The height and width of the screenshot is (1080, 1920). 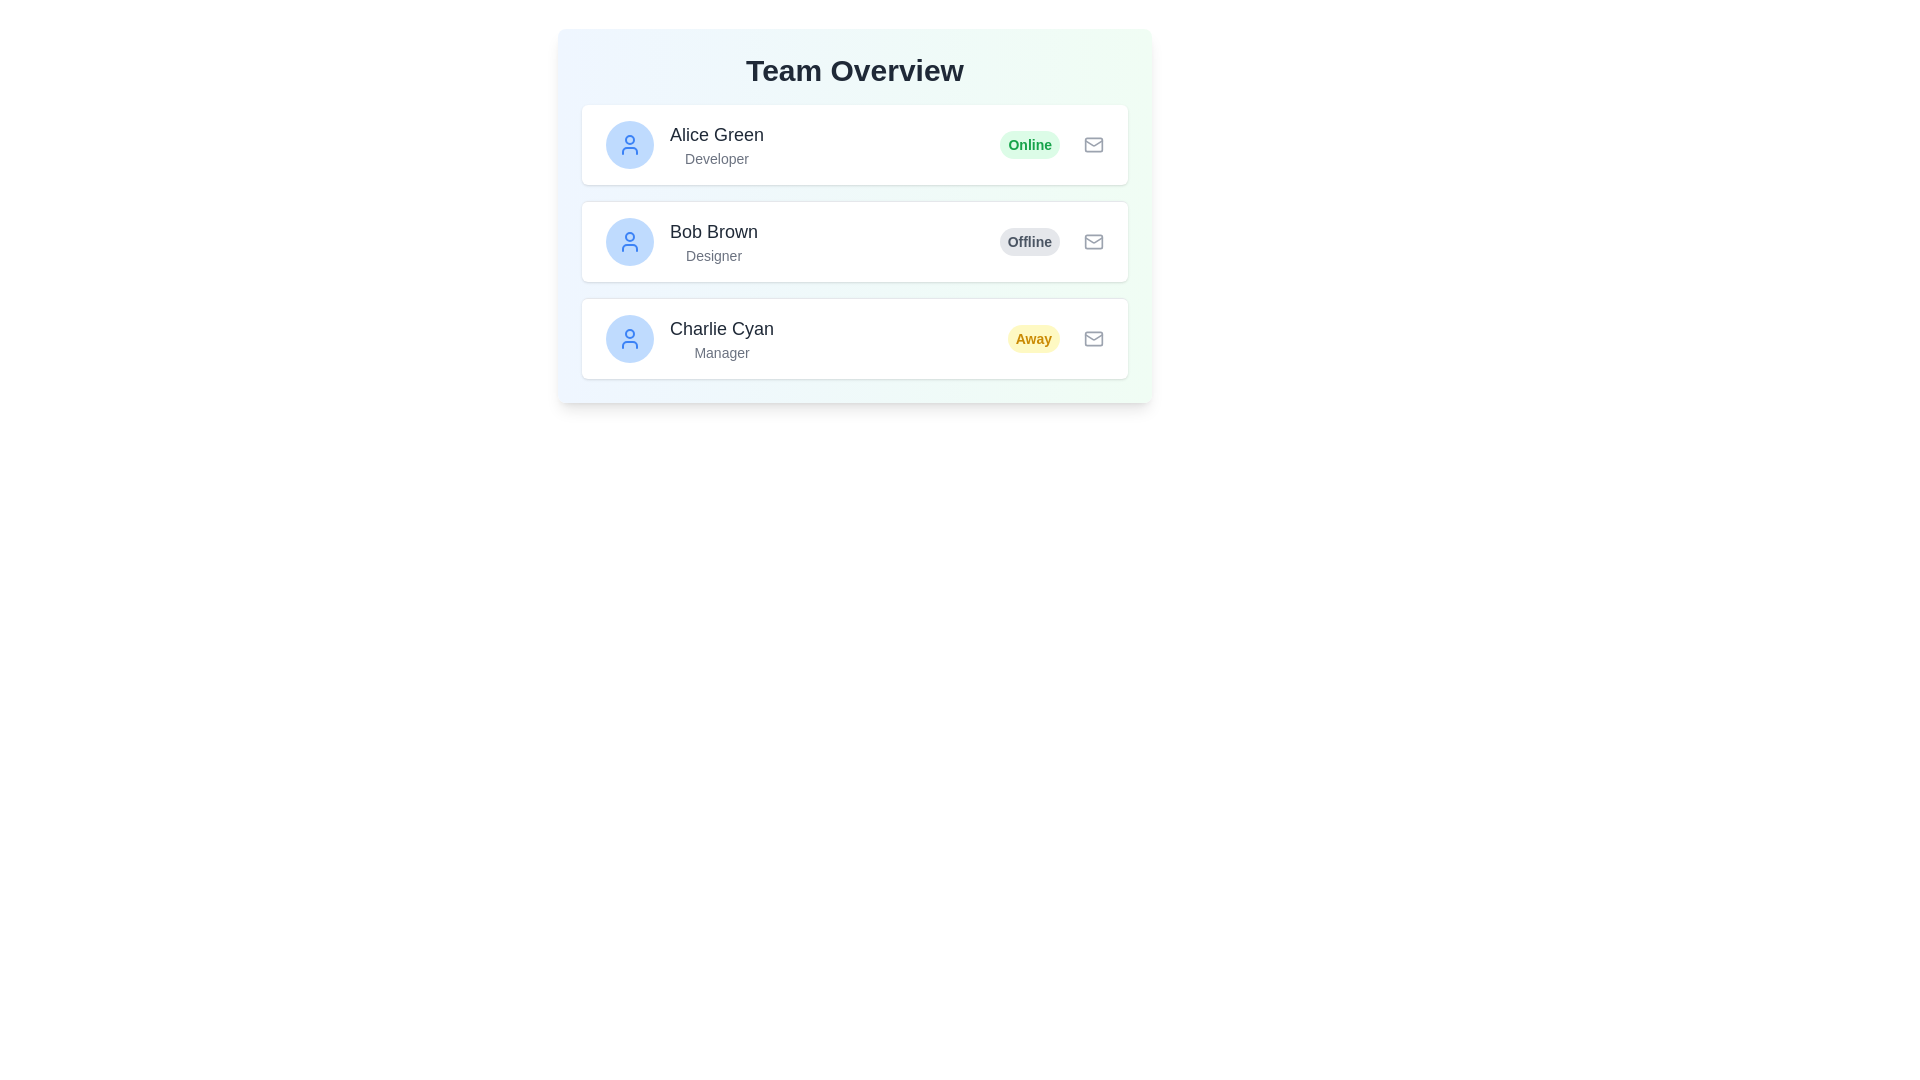 I want to click on the main rectangular body of the envelope icon associated with 'Bob Brown, Designer' in the user status card list, so click(x=1093, y=241).